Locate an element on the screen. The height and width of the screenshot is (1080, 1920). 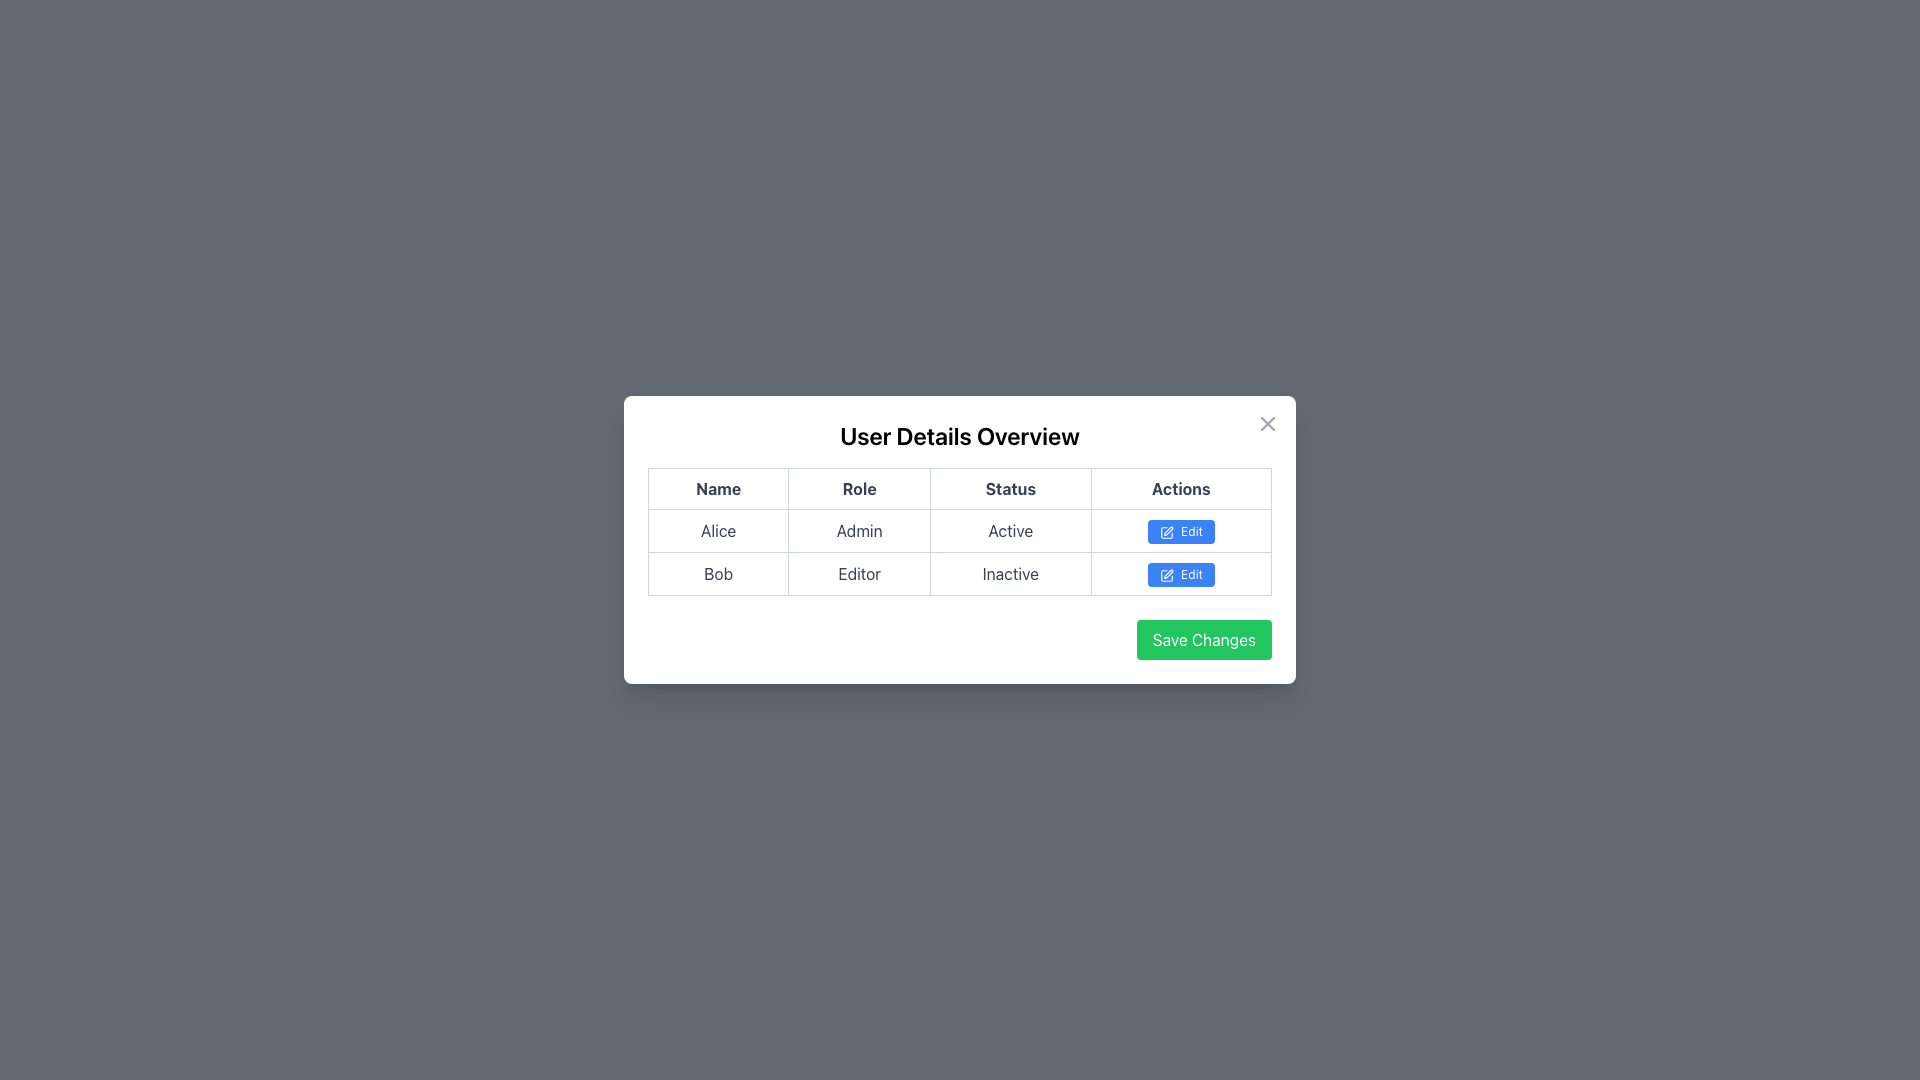
the close button located in the top-right corner of the user details overview form to observe the styling change is located at coordinates (1266, 423).